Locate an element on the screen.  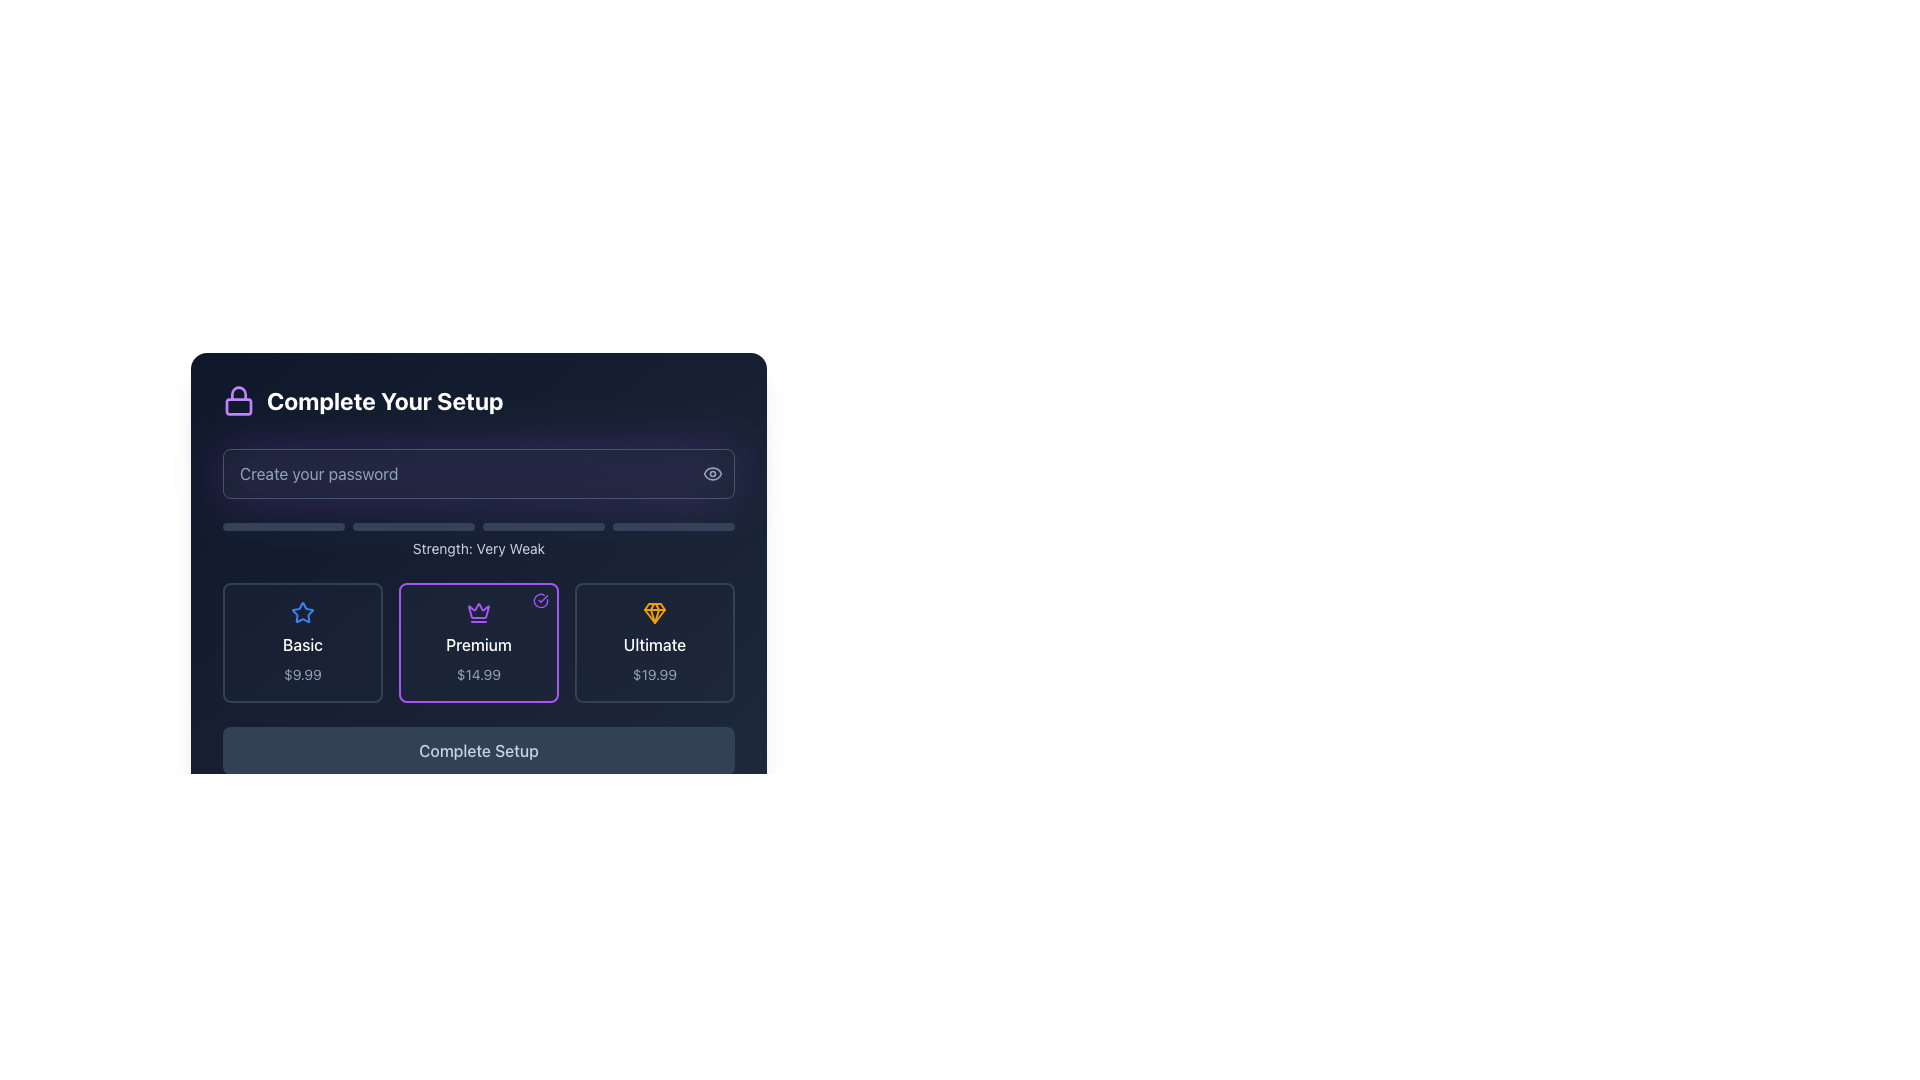
the text label displaying 'Basic' in white color, located within the subscription plan section labeled 'Basic $9.99', positioned beneath a star icon and above the price information, slightly centered horizontally is located at coordinates (301, 644).